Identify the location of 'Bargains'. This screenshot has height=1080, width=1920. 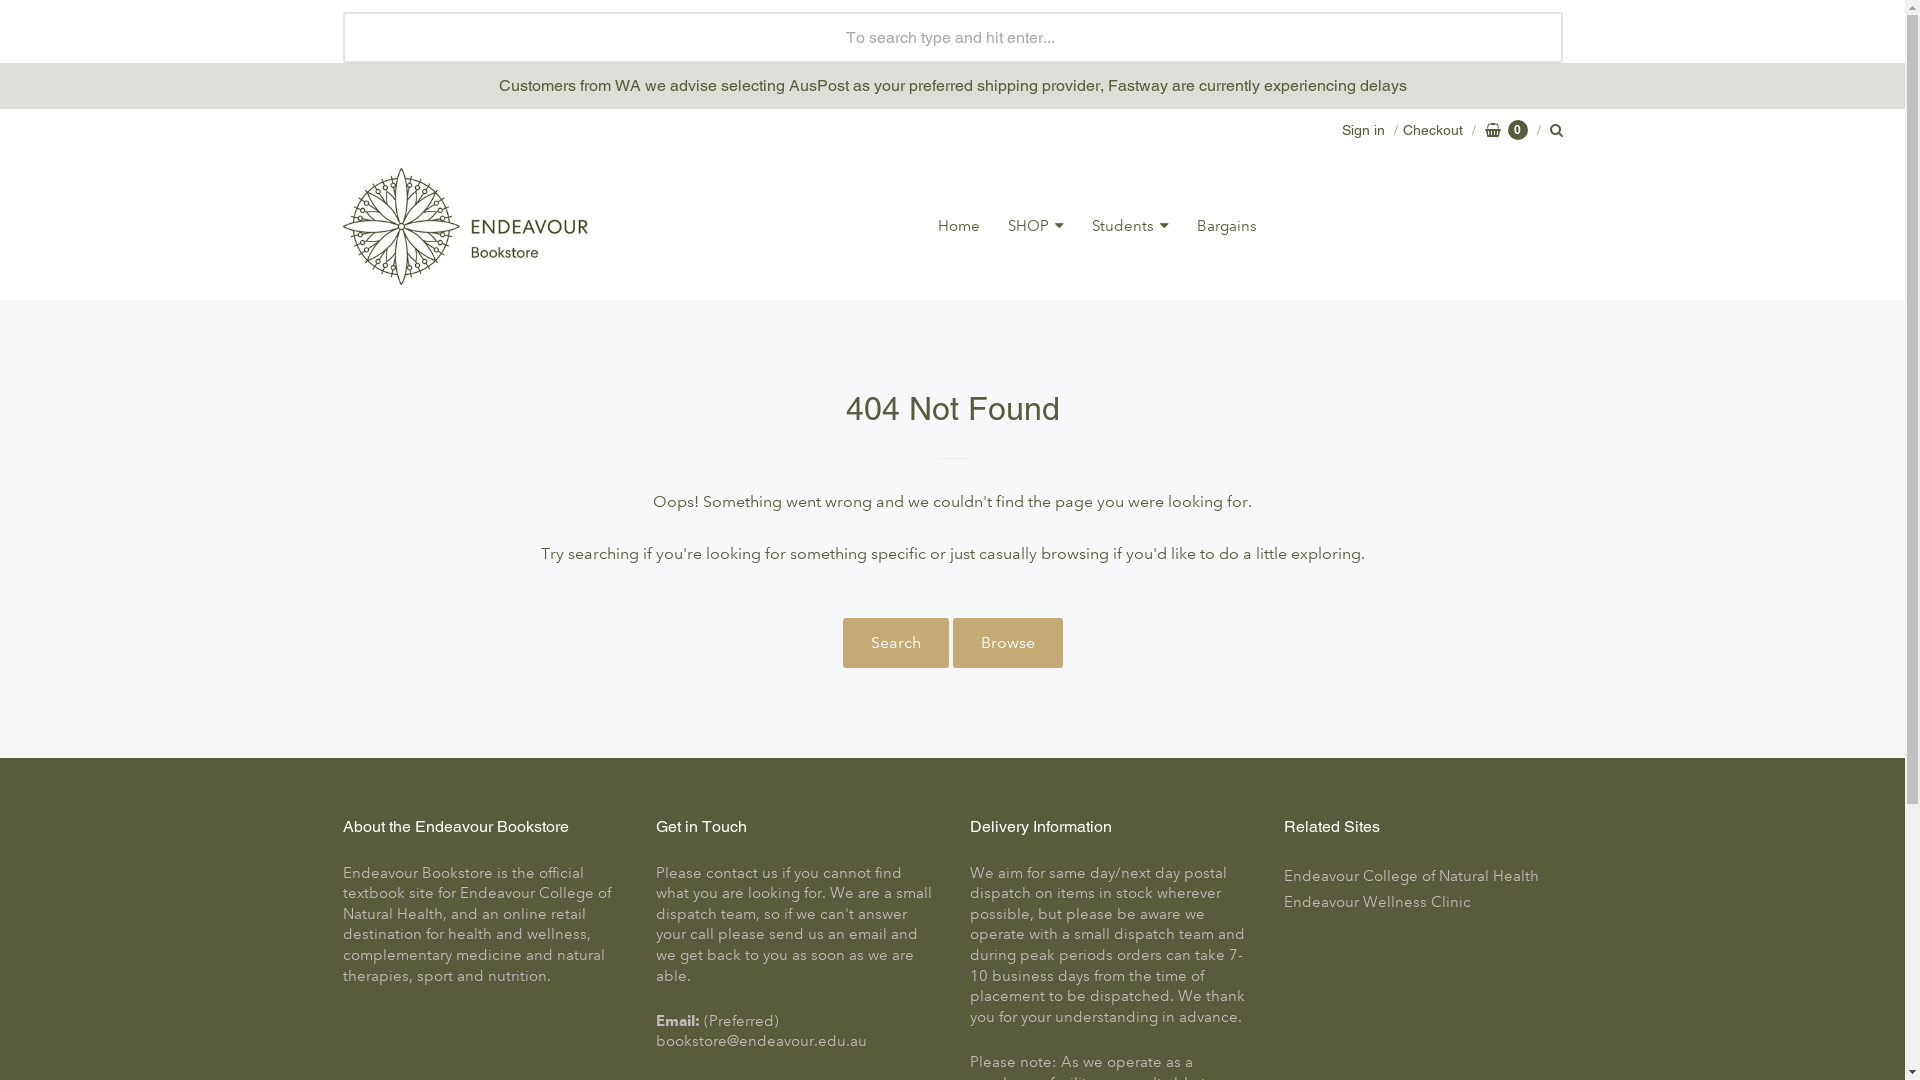
(1226, 225).